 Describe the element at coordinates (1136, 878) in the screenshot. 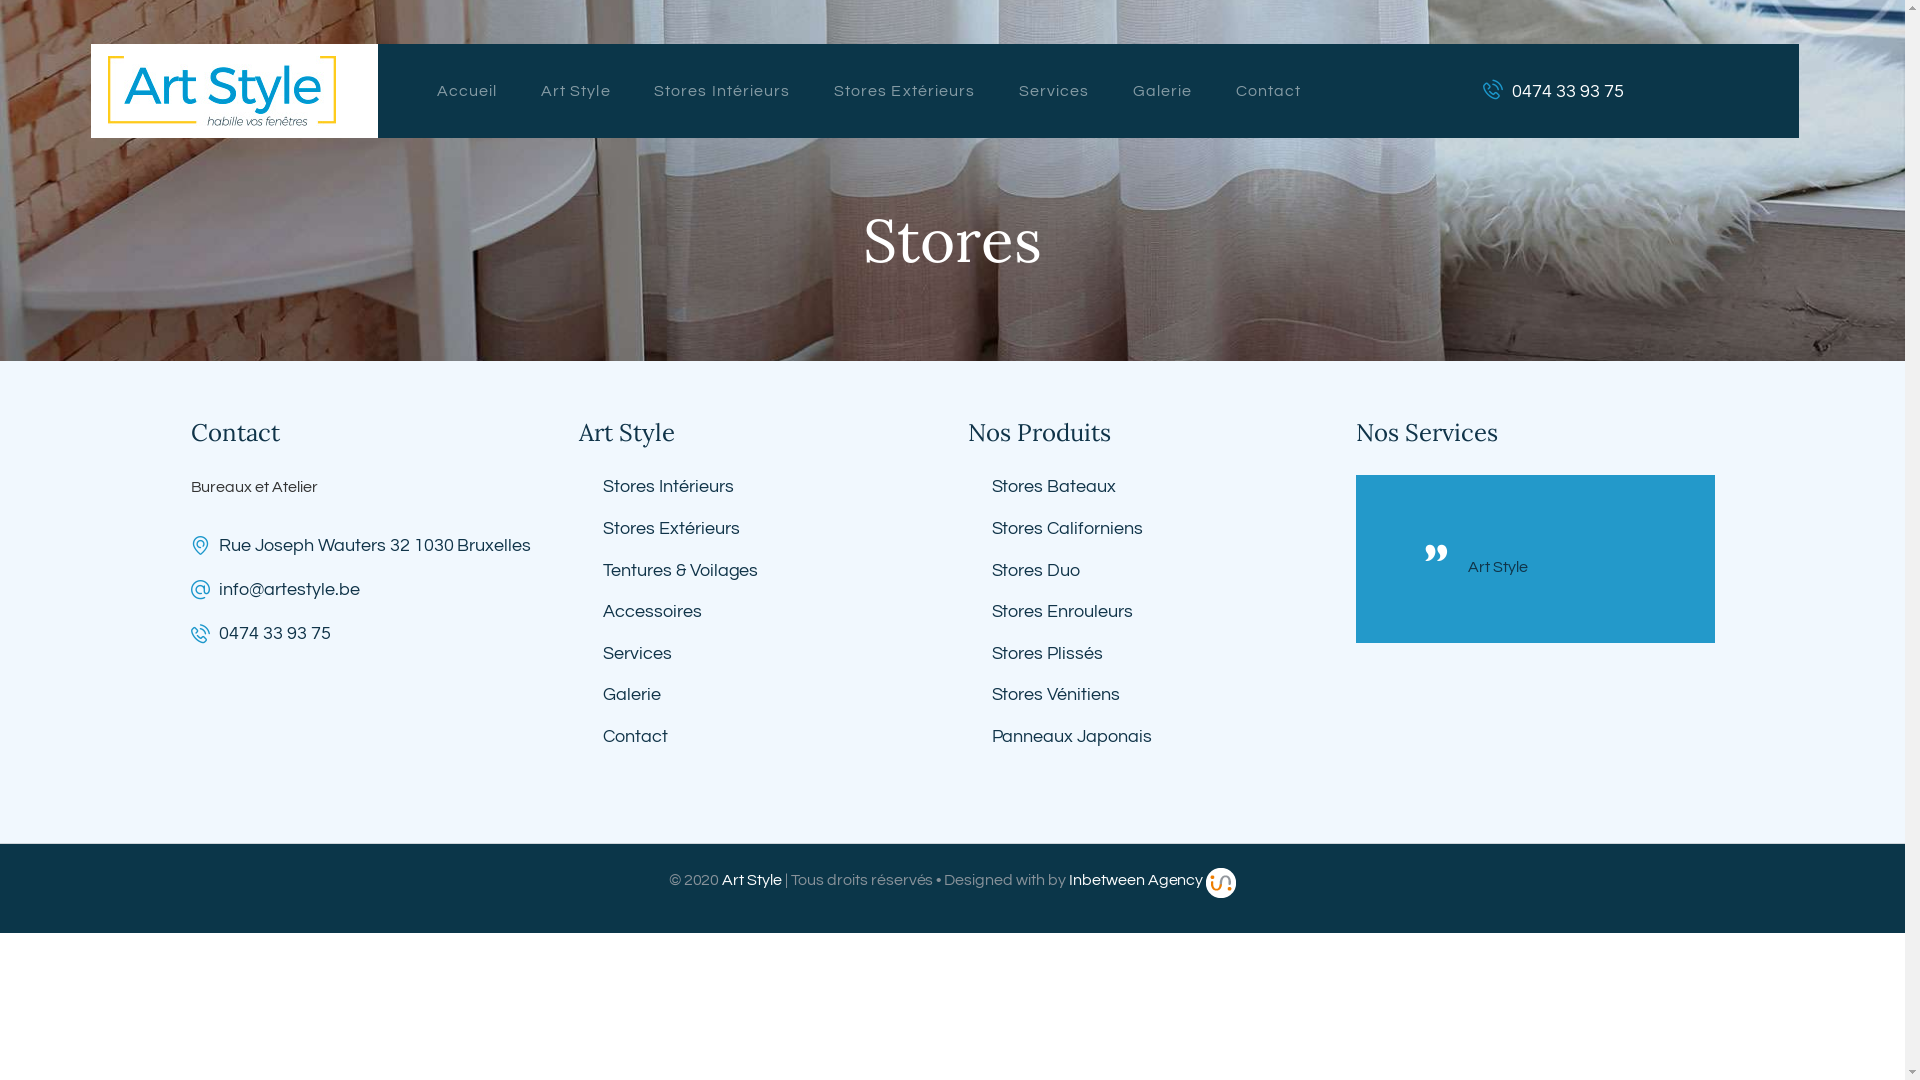

I see `'Inbetween Agency'` at that location.